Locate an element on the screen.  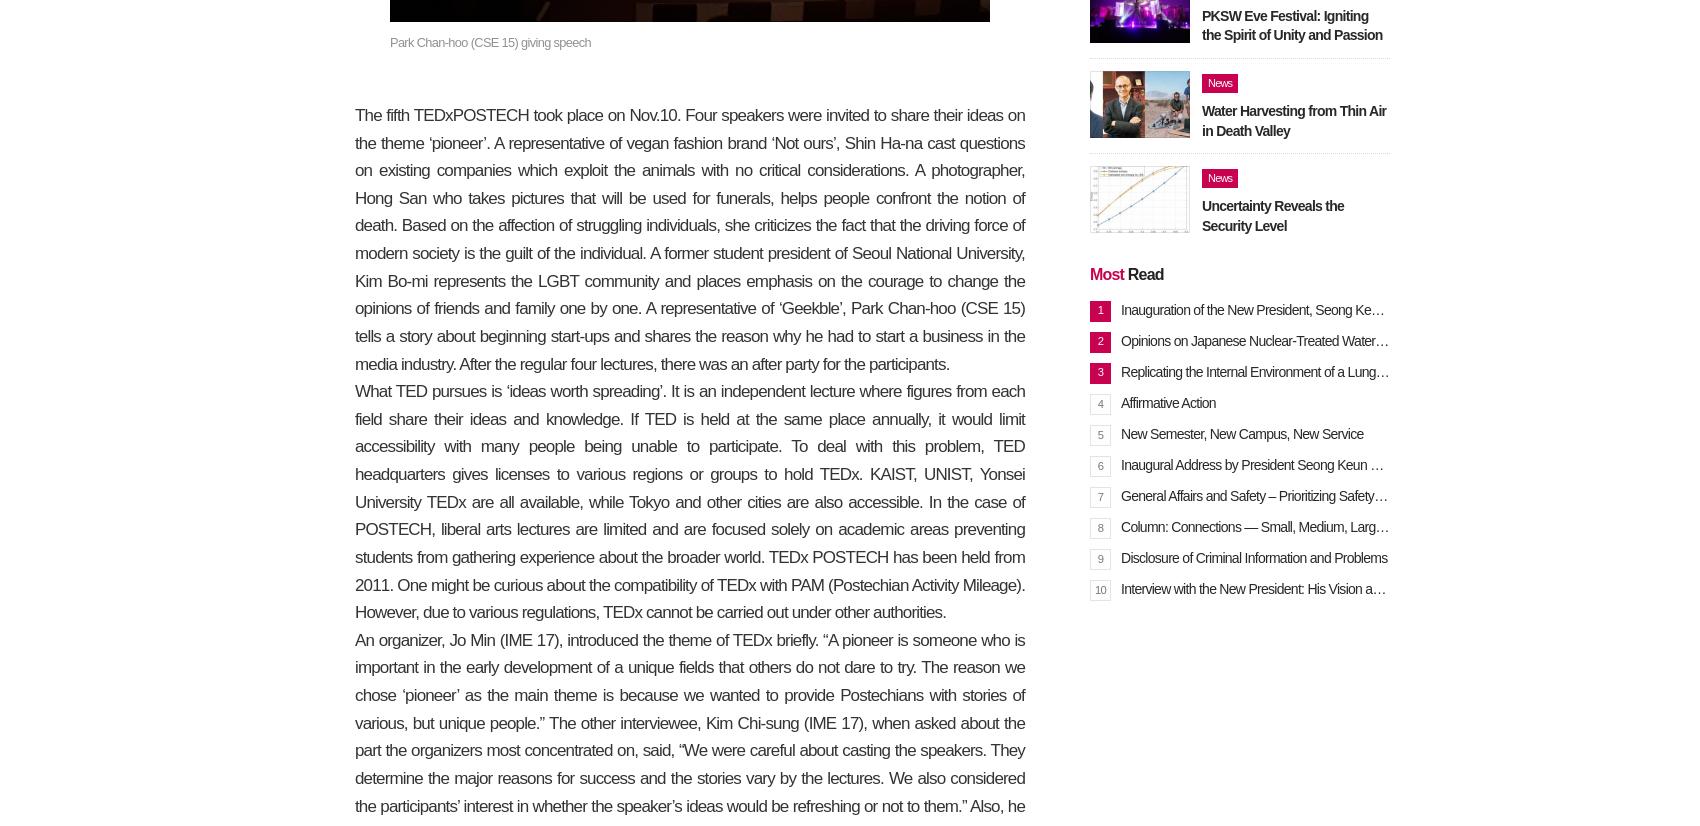
'Inauguration of the New President,  Seong Keun Kim' is located at coordinates (1264, 309).